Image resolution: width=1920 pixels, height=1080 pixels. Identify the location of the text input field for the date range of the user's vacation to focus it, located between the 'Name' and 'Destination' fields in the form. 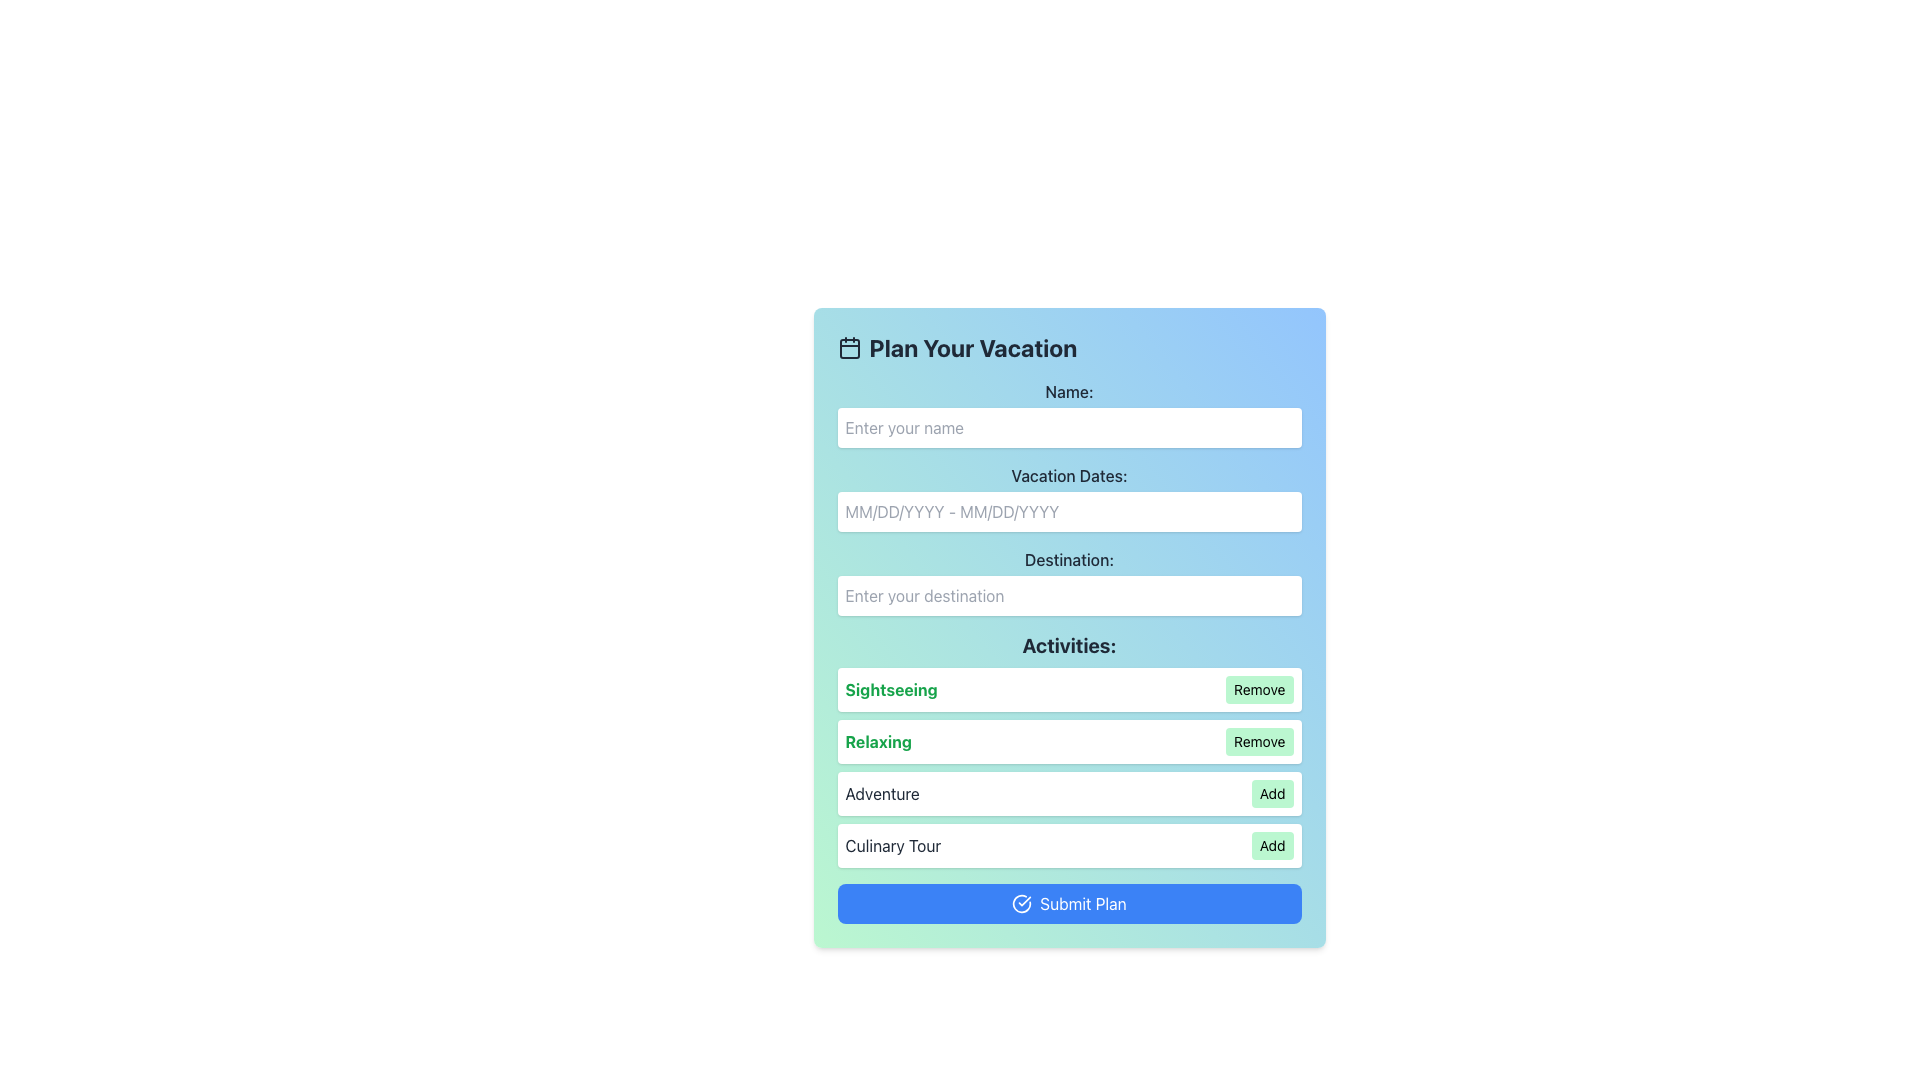
(1068, 496).